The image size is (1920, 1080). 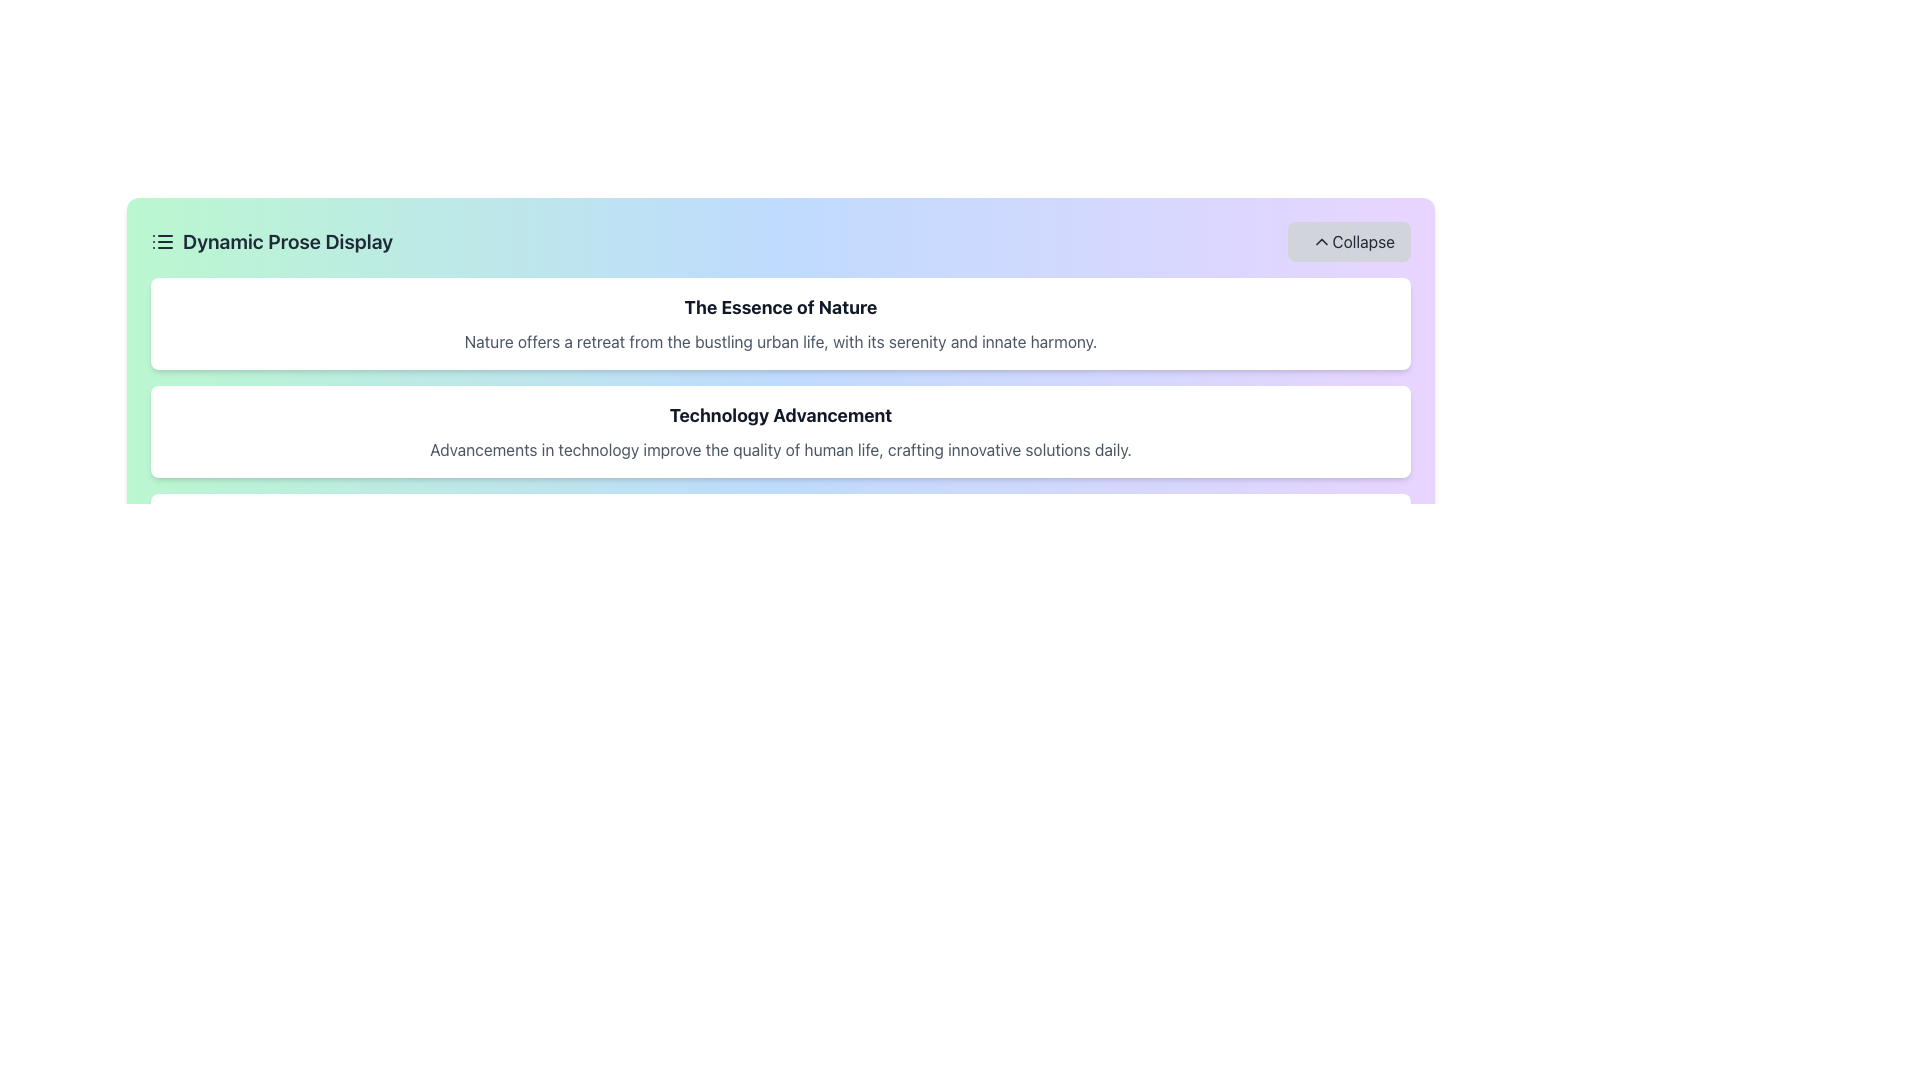 I want to click on the button that collapses or hides additional content in the header section titled 'Dynamic Prose Display', so click(x=1349, y=241).